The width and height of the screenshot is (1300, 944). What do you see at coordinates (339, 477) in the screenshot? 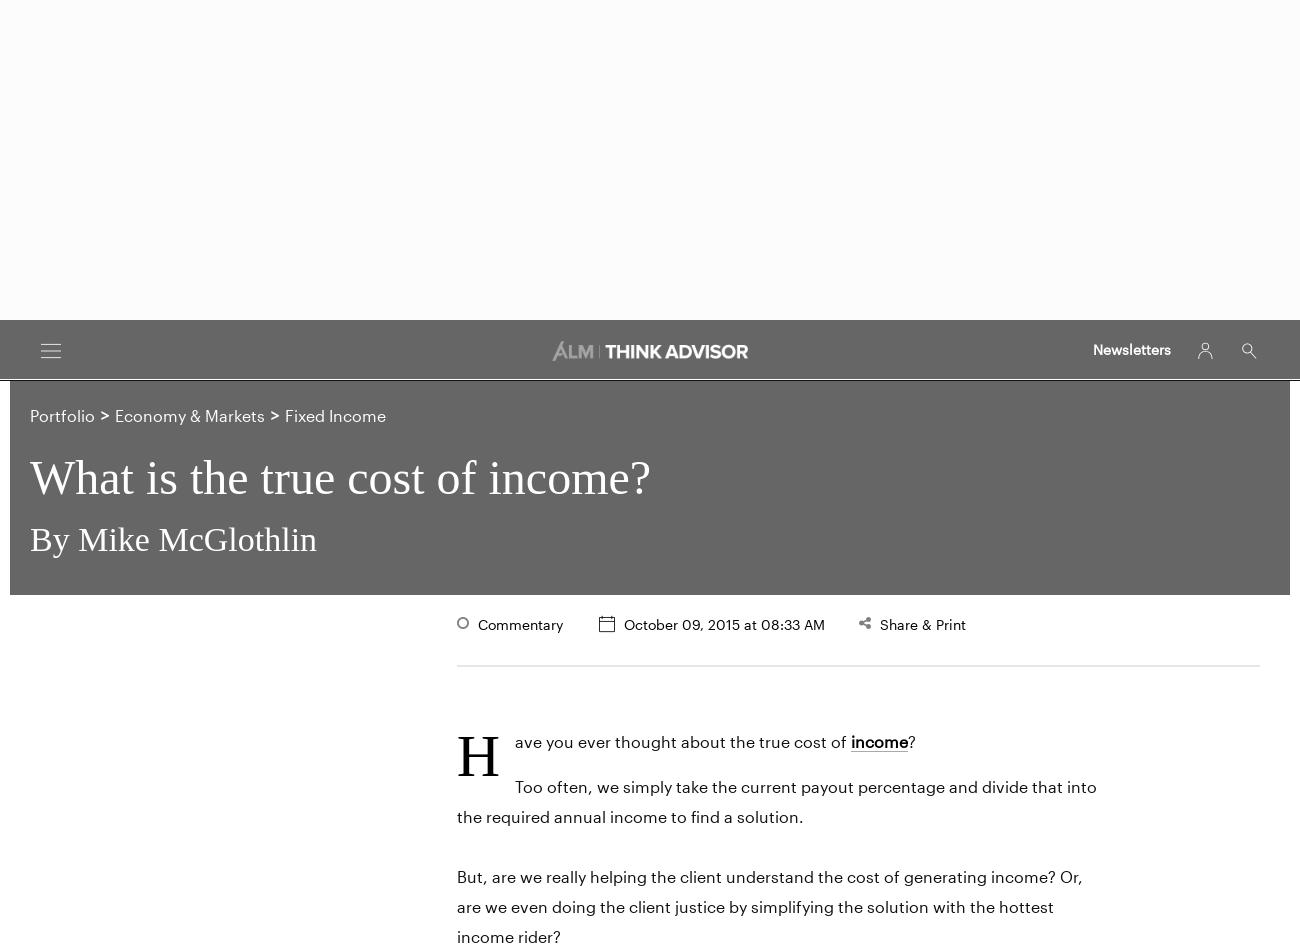
I see `'What is the true cost of income?'` at bounding box center [339, 477].